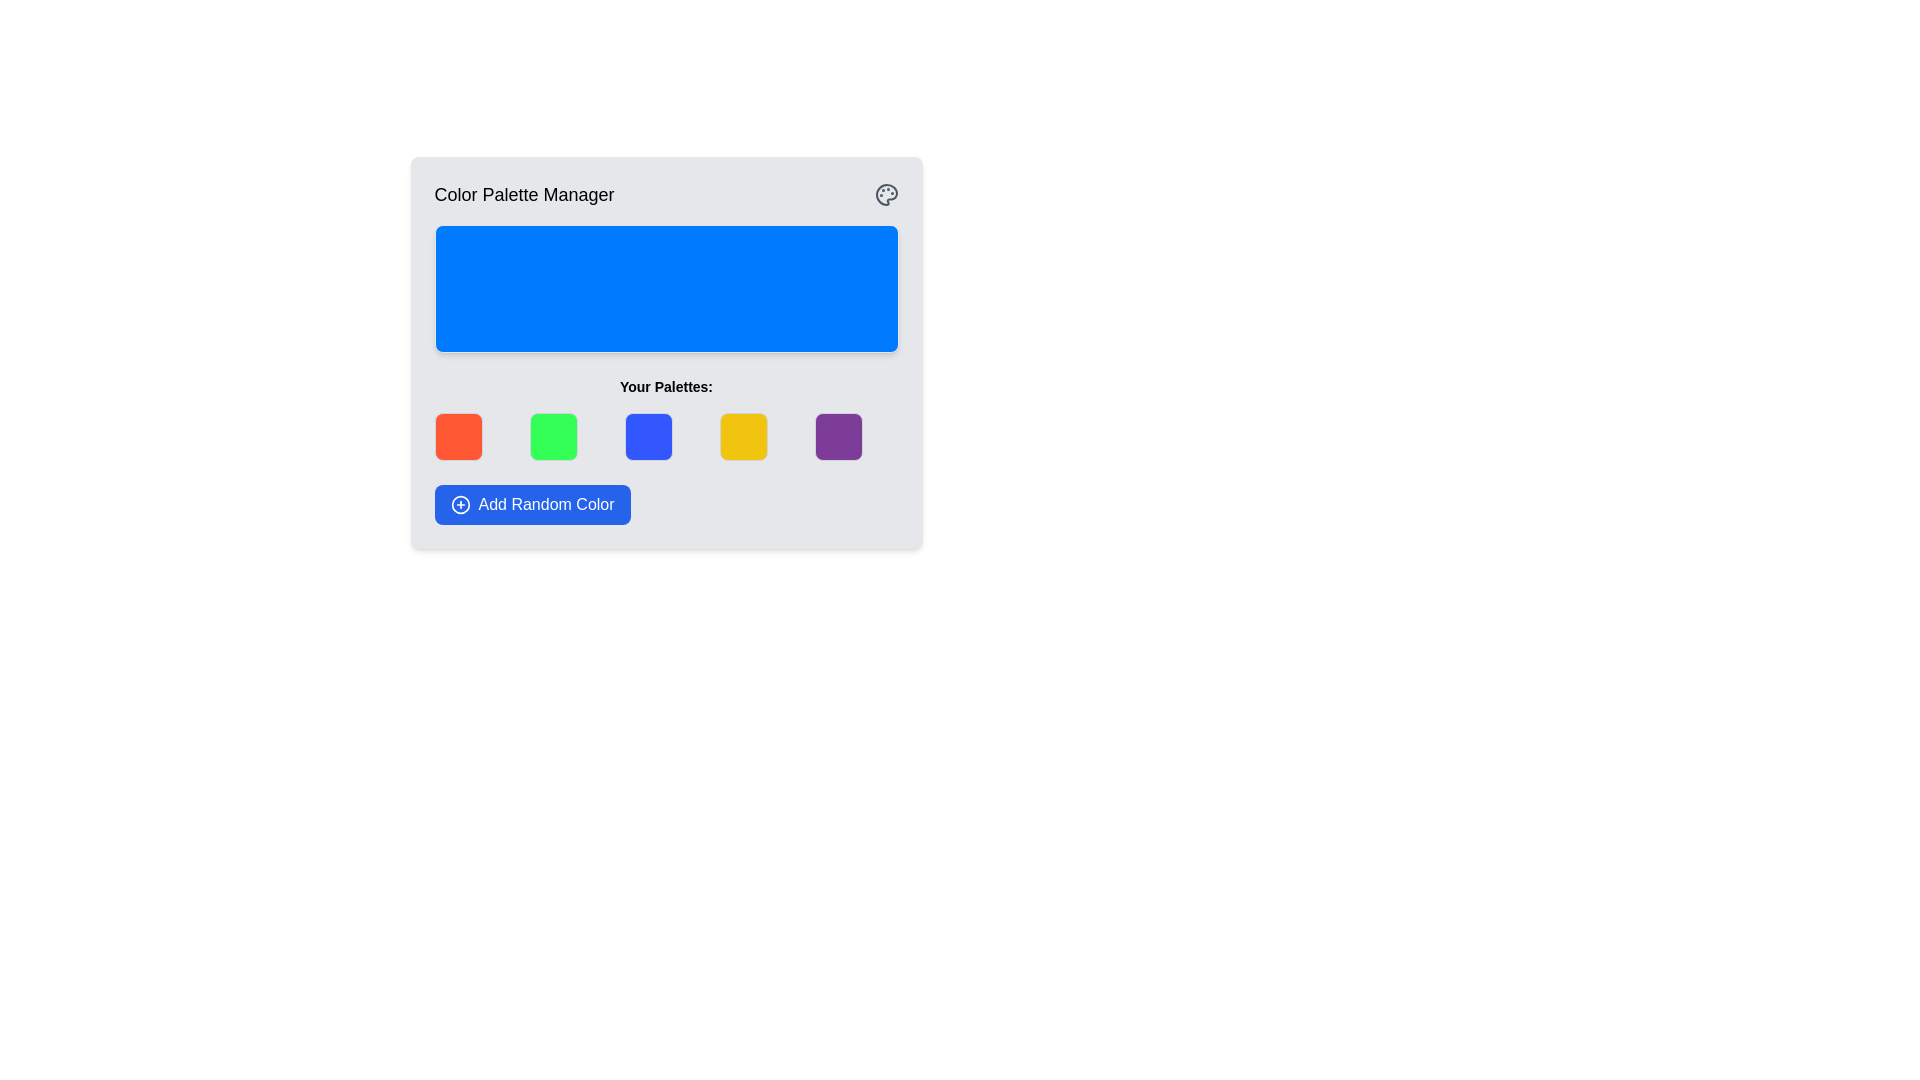  I want to click on the second color selection tile, which is a bright green square with rounded corners, so click(553, 435).